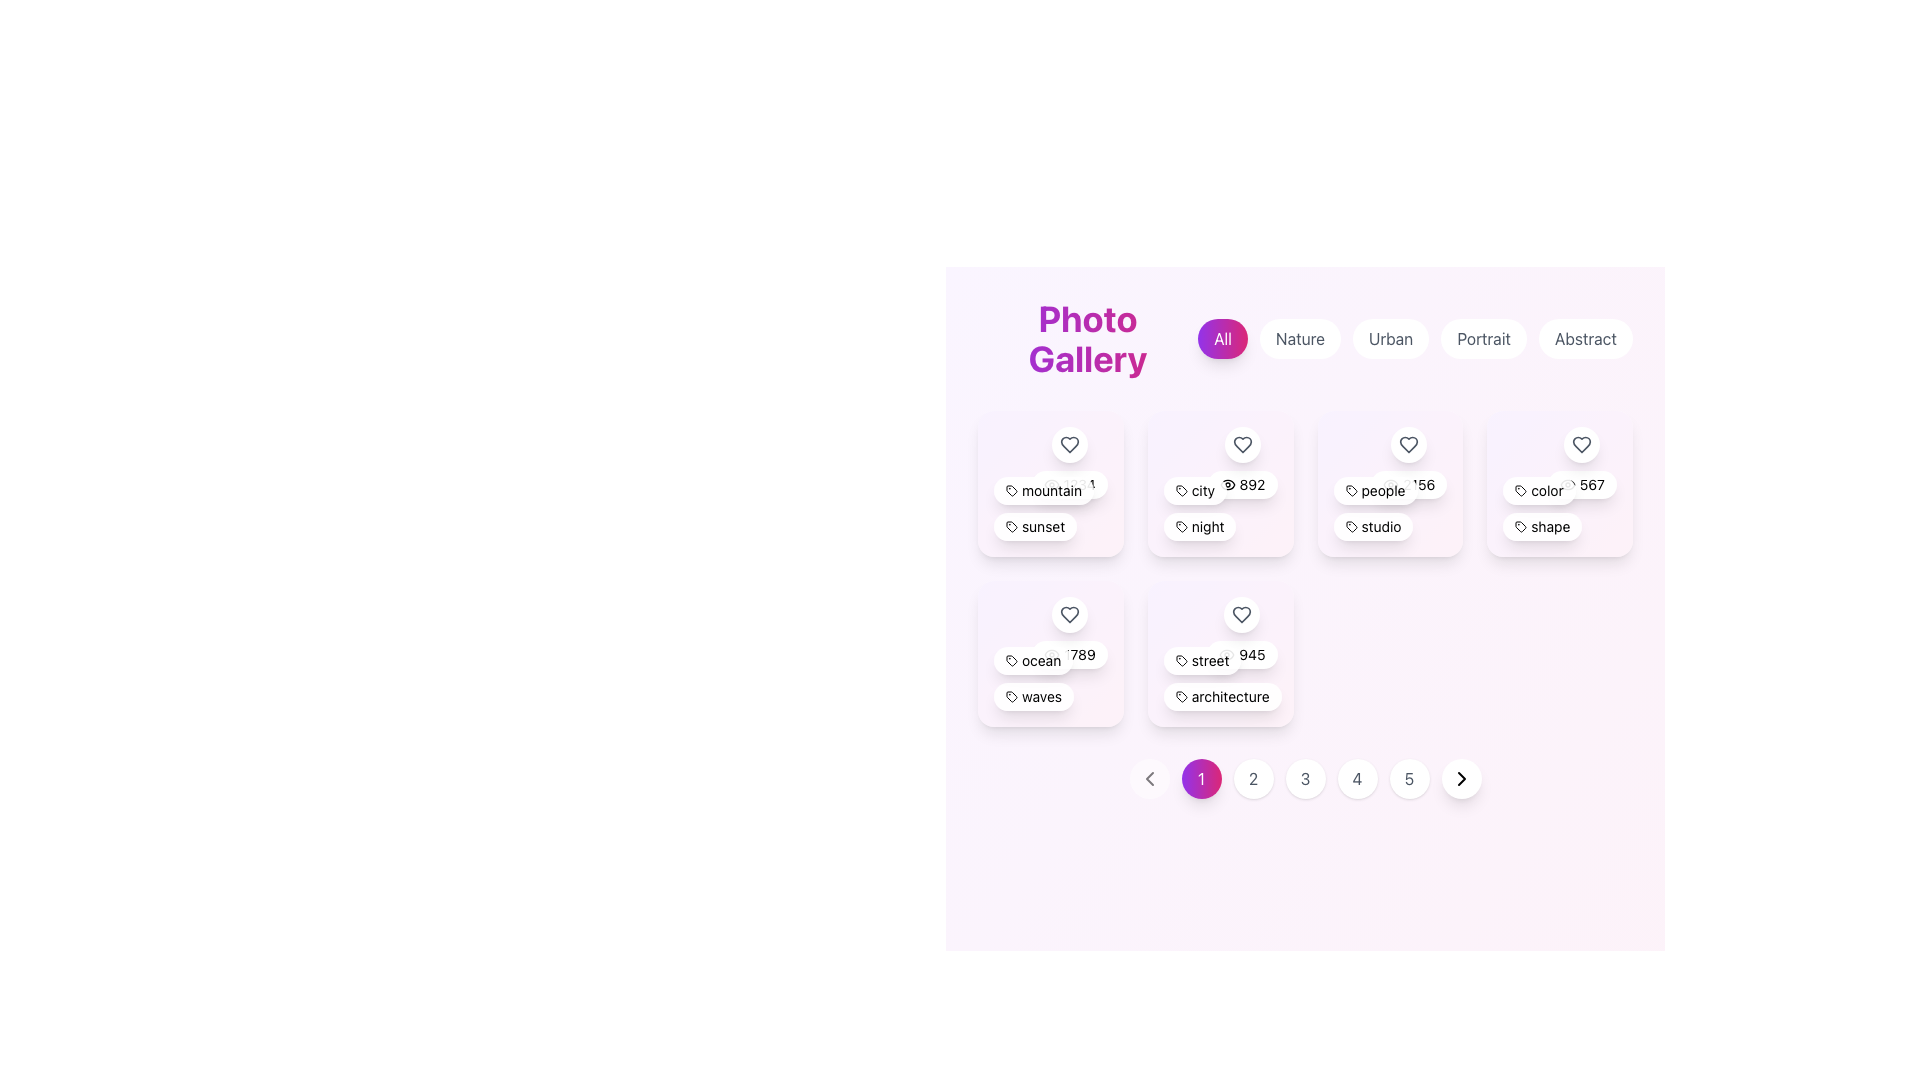  Describe the element at coordinates (1226, 485) in the screenshot. I see `the elliptical curve segment of the eye icon located in the second card of the first row labeled 'city', positioned above the '892' numeric label` at that location.